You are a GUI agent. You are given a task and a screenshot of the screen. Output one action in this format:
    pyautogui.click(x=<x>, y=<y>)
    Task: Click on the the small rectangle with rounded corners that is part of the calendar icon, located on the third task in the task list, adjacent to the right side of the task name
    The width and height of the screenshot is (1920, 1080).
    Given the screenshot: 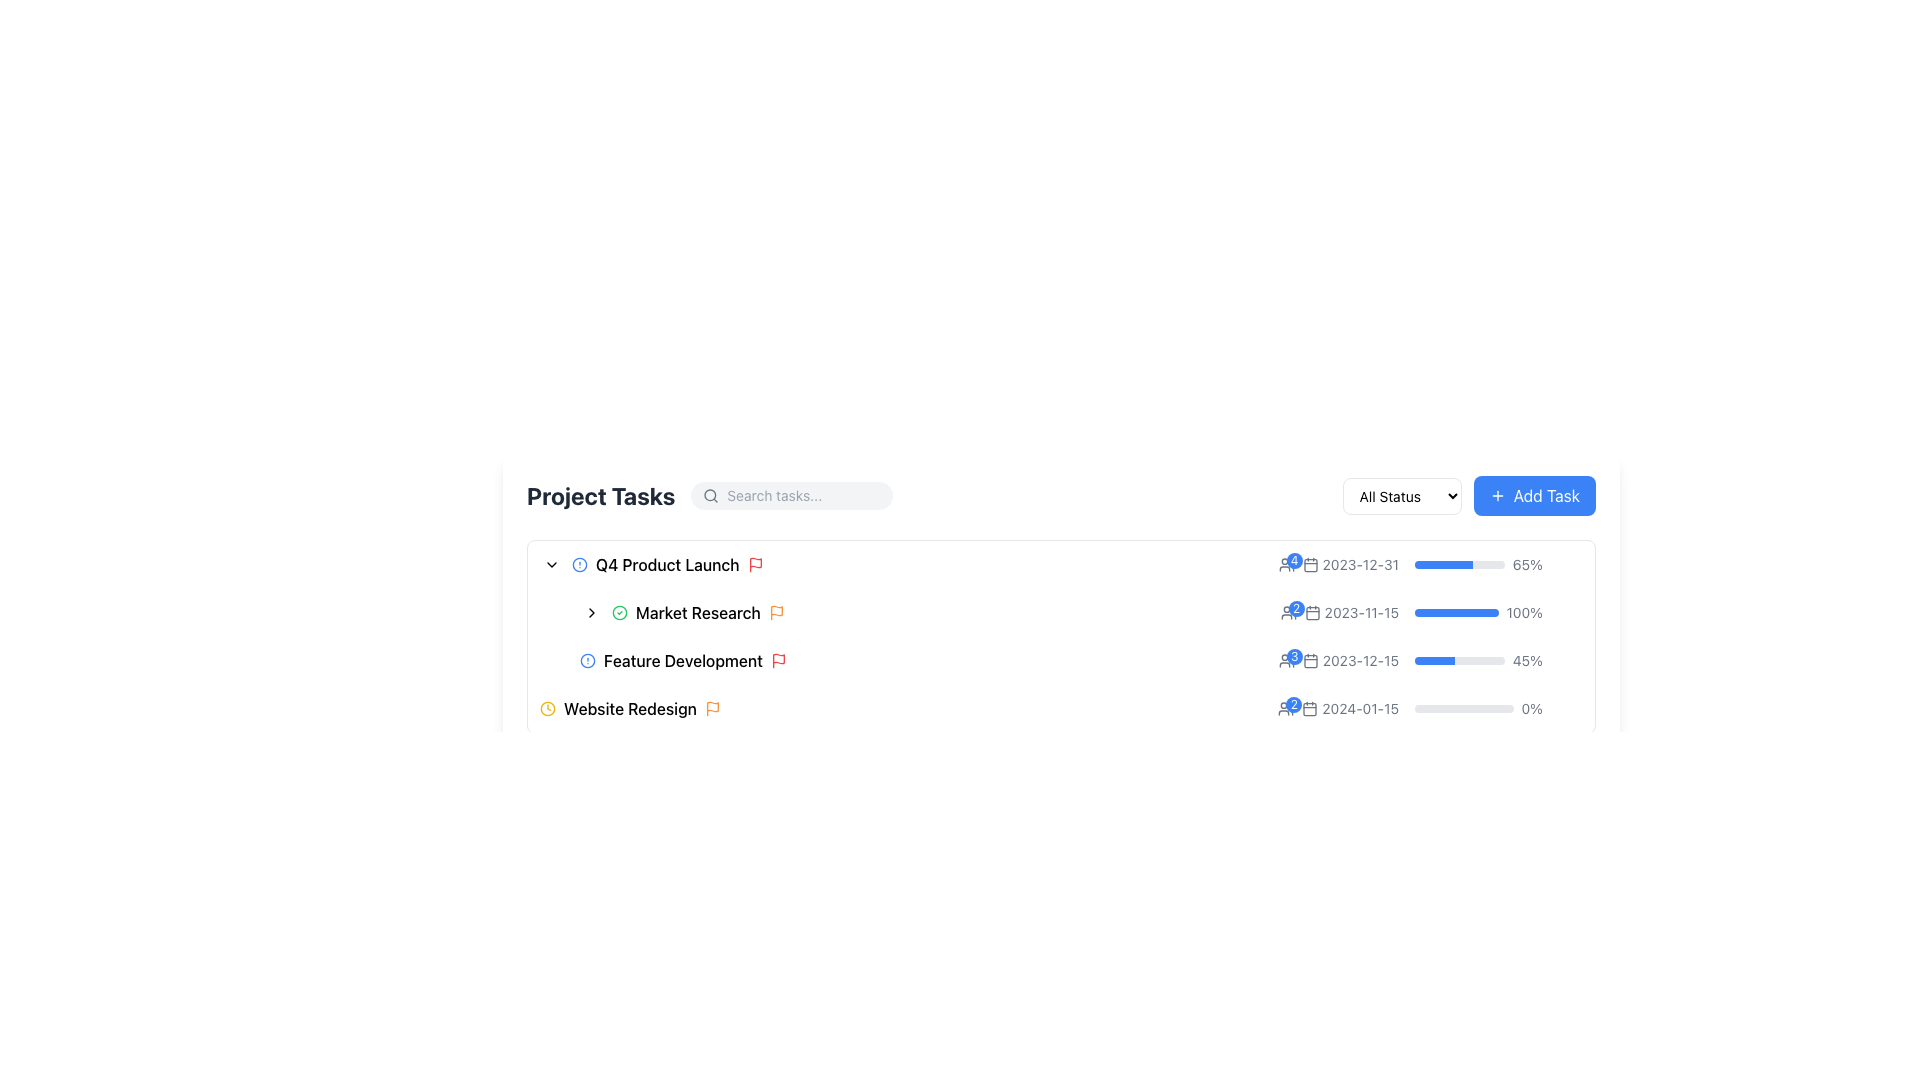 What is the action you would take?
    pyautogui.click(x=1310, y=565)
    